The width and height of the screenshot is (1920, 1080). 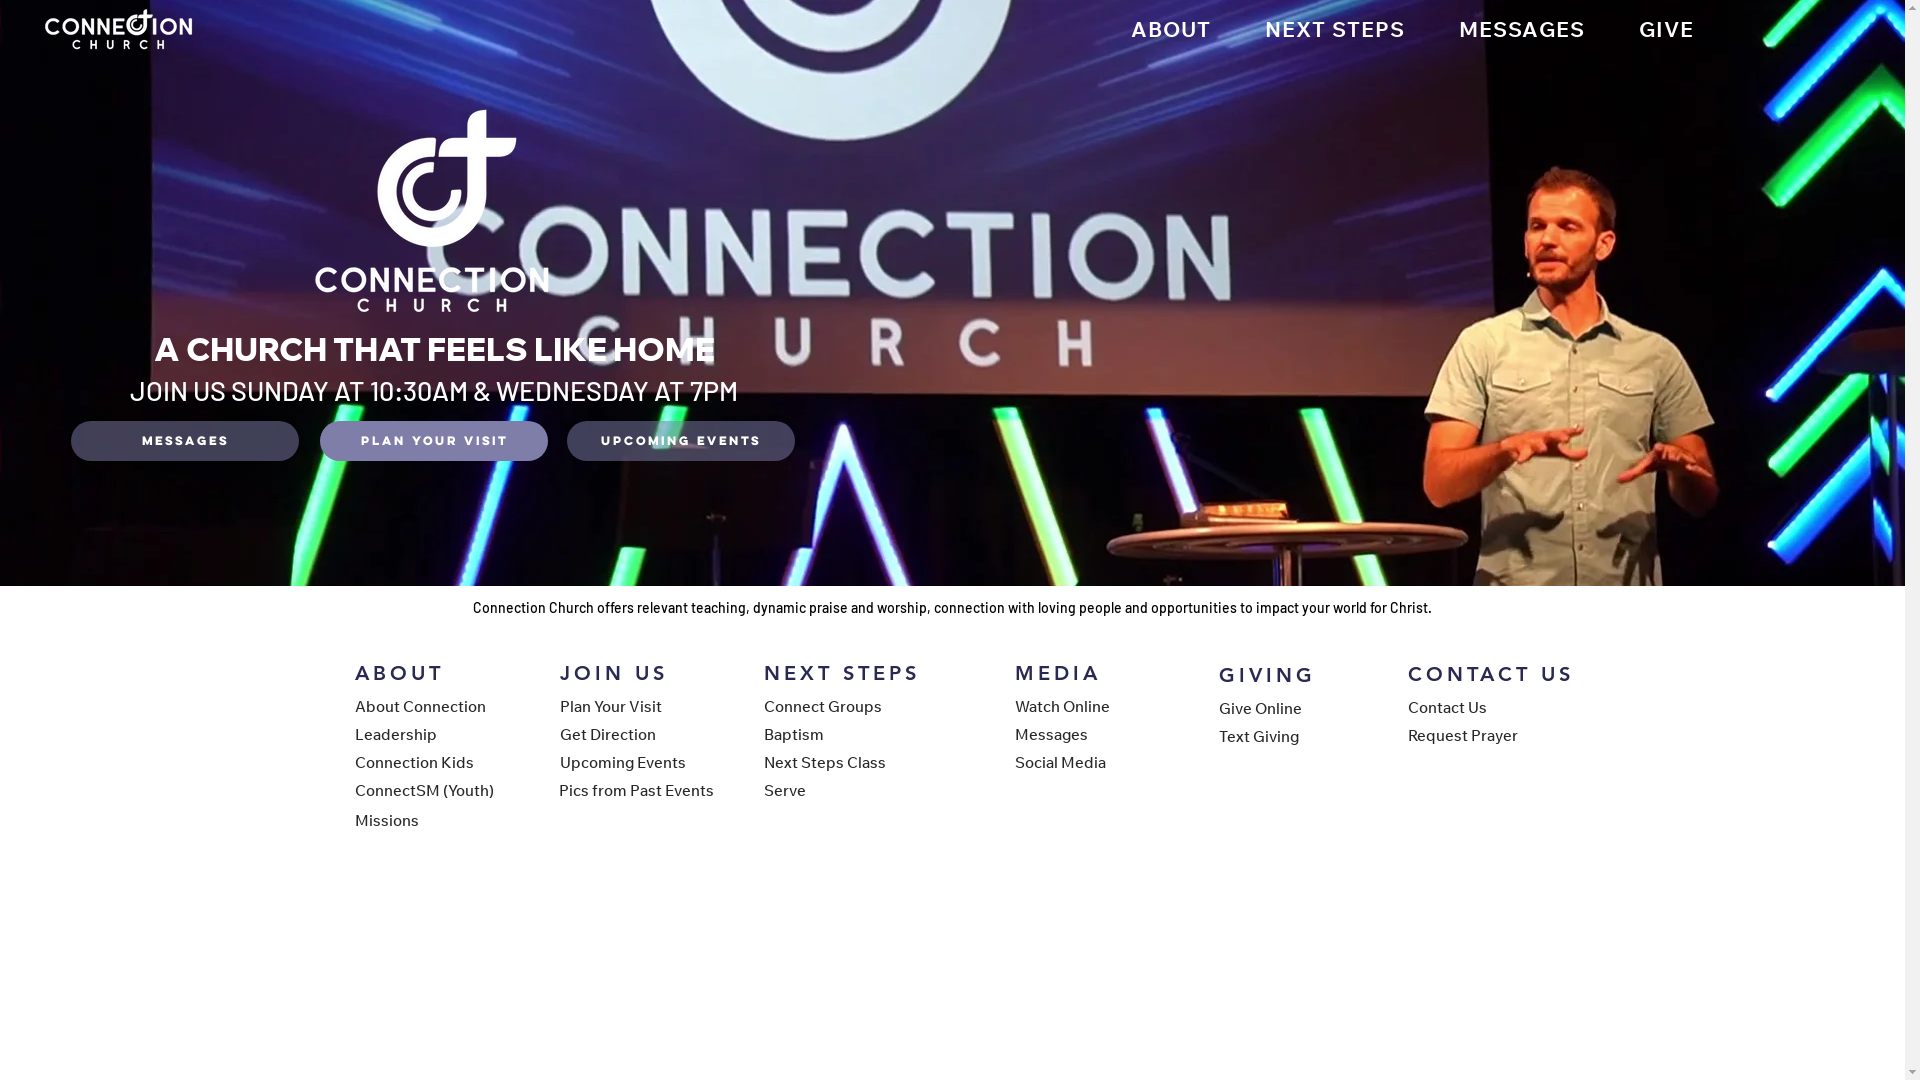 What do you see at coordinates (629, 733) in the screenshot?
I see `'Get Direction'` at bounding box center [629, 733].